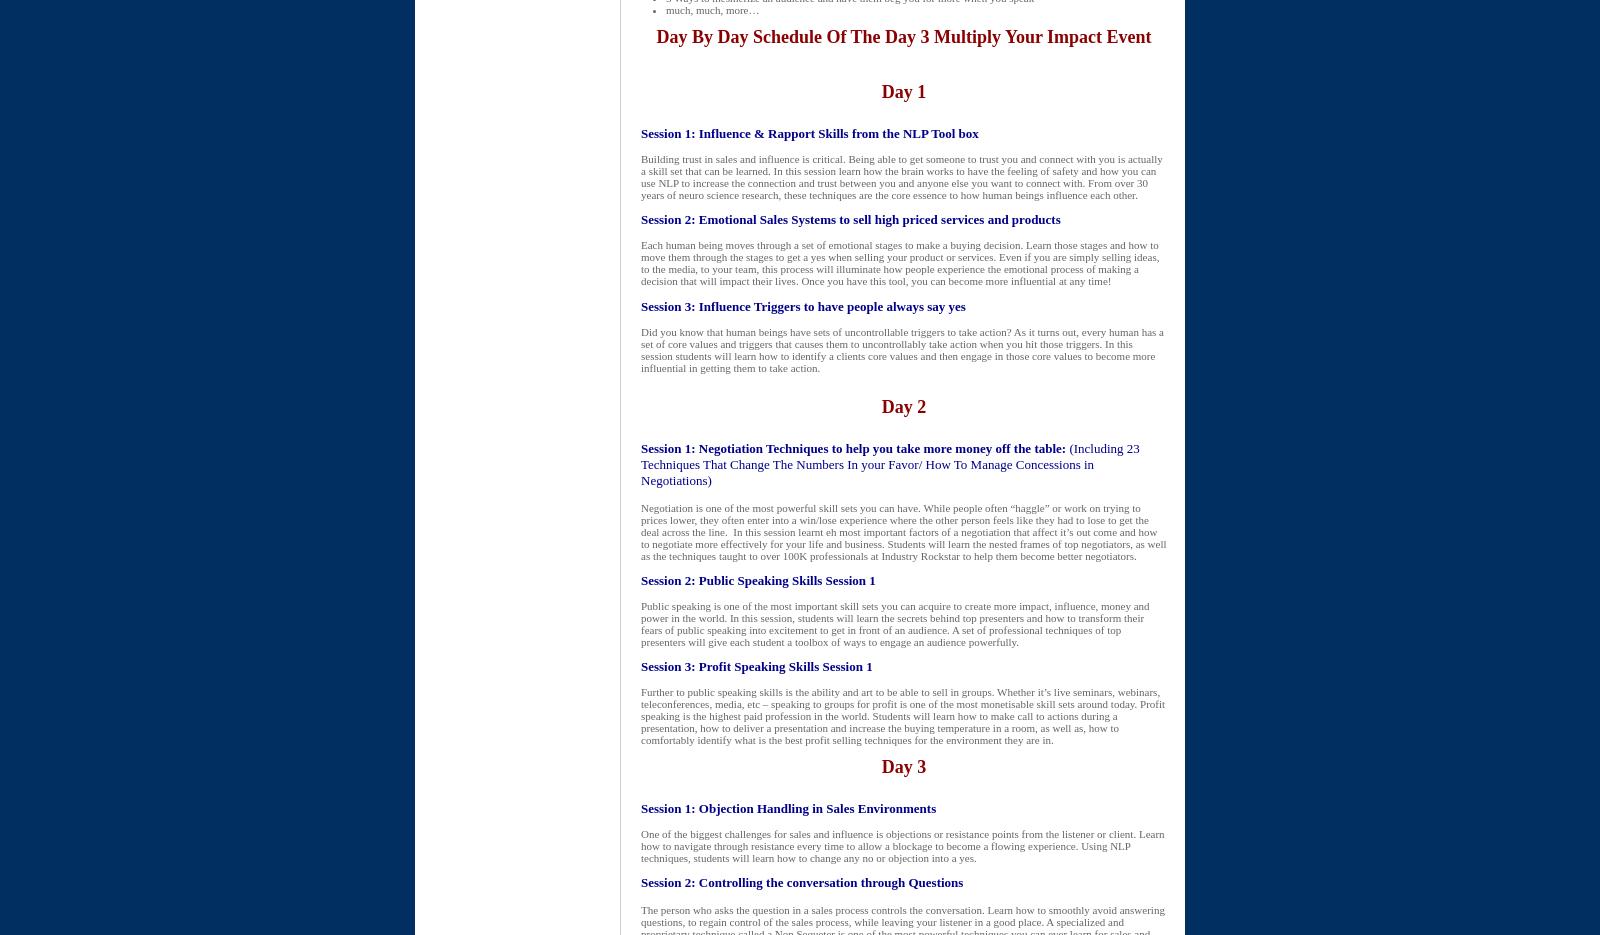  What do you see at coordinates (889, 463) in the screenshot?
I see `'(Including 23 Techniques That Change The Numbers In your  Favor/ How To Manage  Concessions in Negotiations)'` at bounding box center [889, 463].